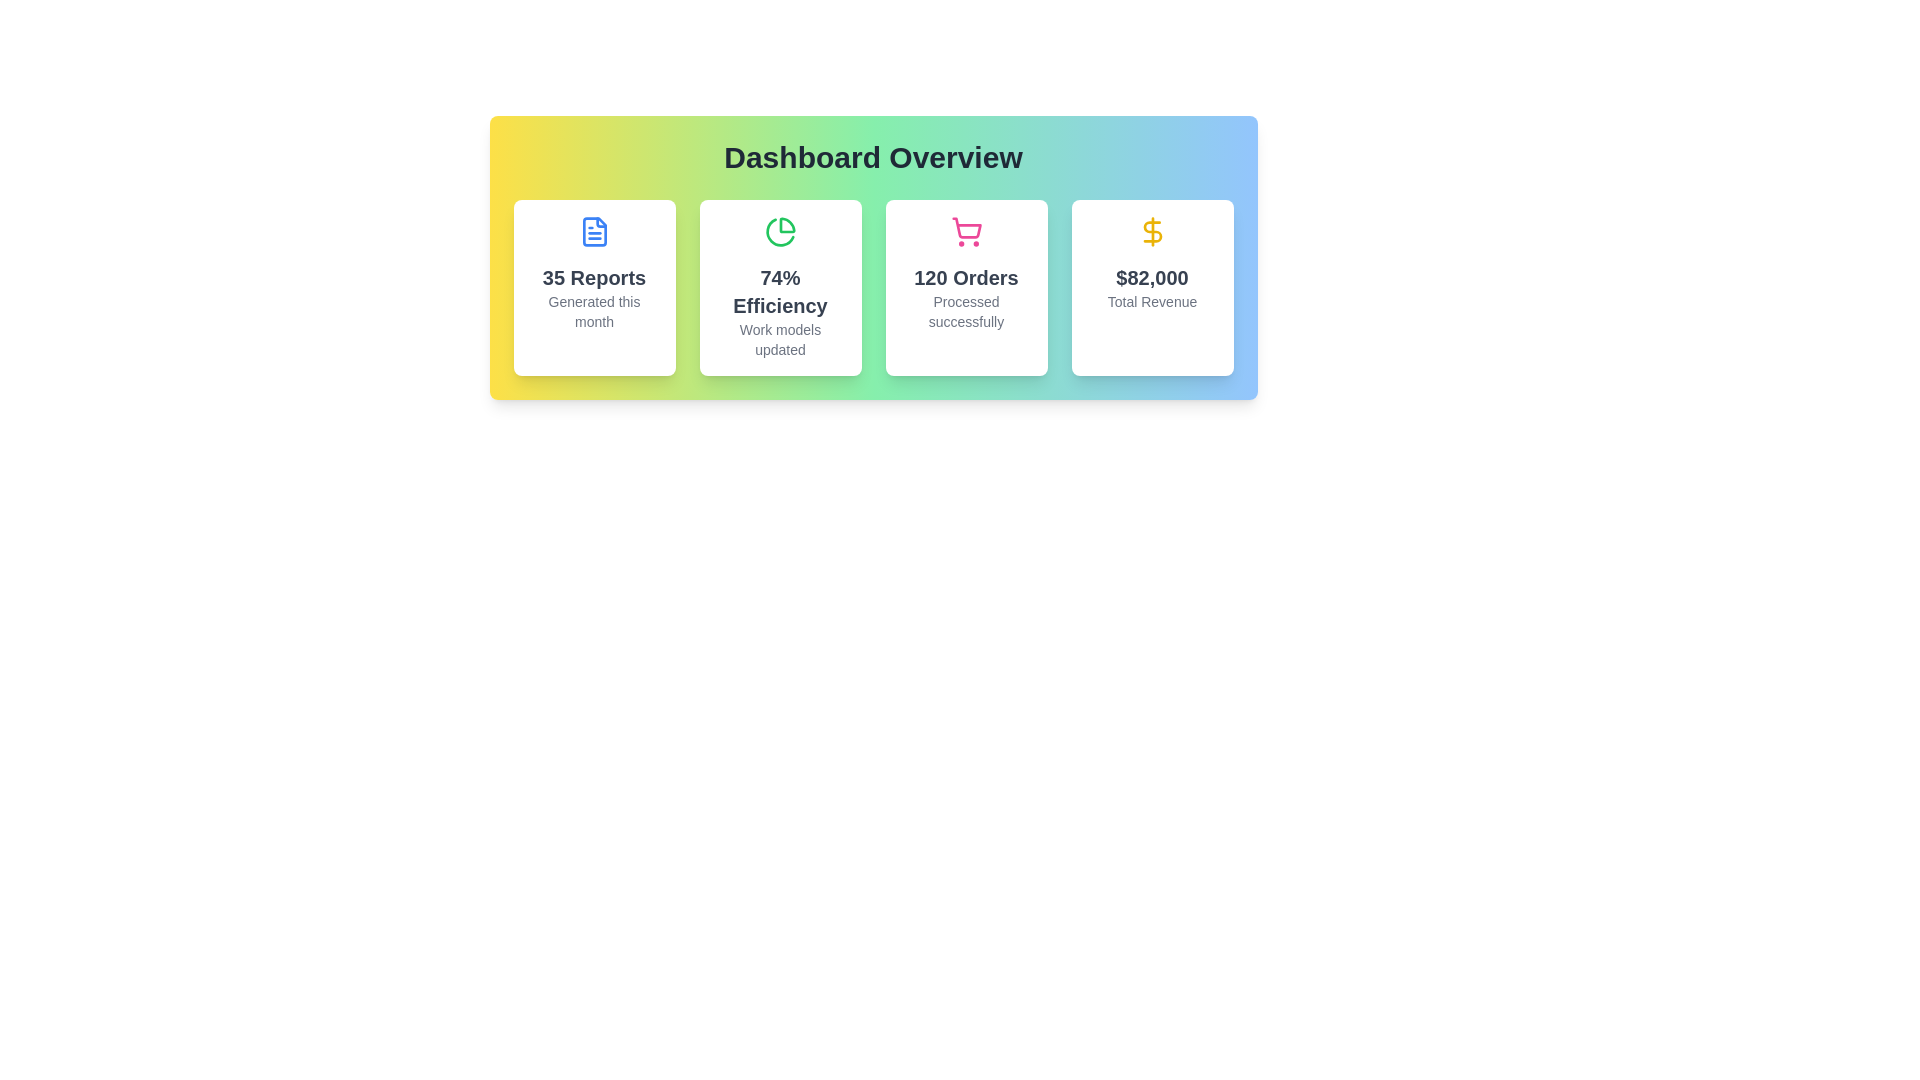  Describe the element at coordinates (966, 288) in the screenshot. I see `the Informational Card displaying '120 Orders' with a pink shopping cart icon, located in the third column of a four-column grid` at that location.